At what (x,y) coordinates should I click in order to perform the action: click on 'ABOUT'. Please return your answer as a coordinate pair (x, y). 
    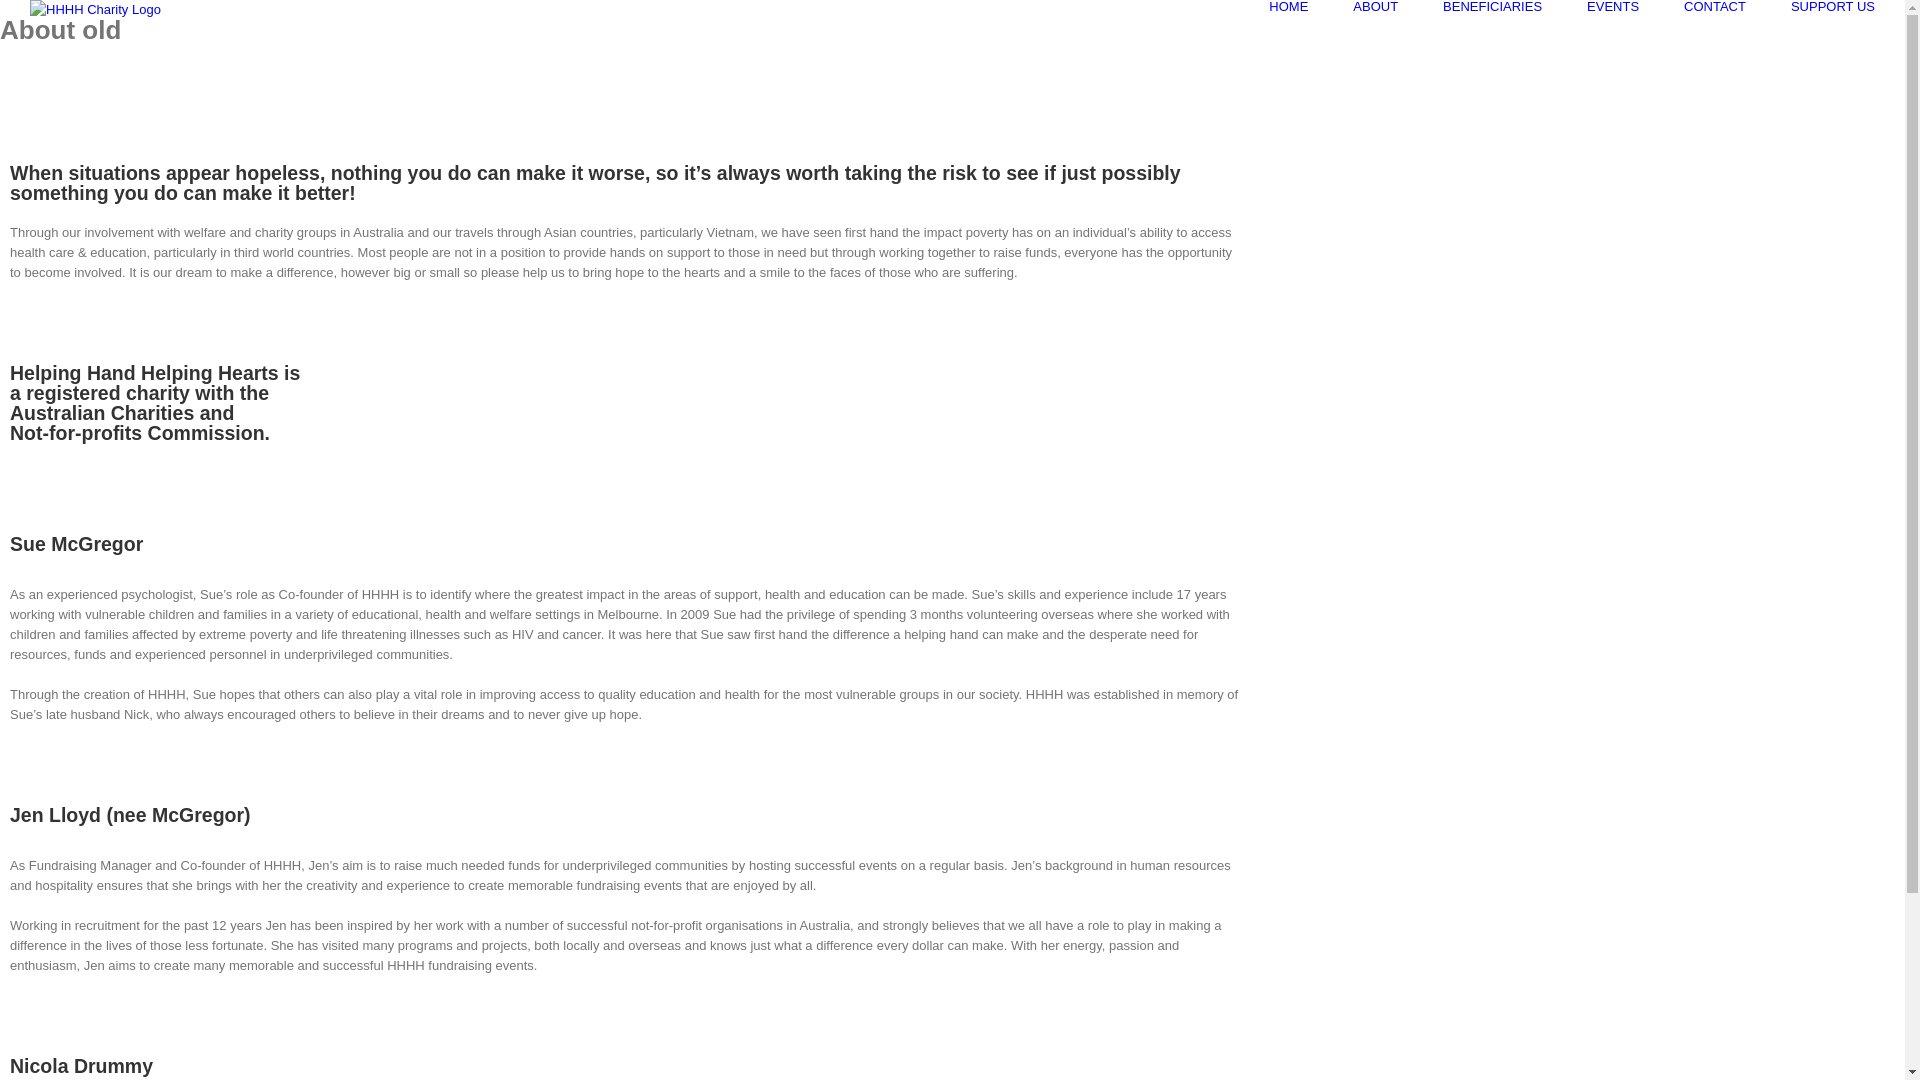
    Looking at the image, I should click on (1353, 6).